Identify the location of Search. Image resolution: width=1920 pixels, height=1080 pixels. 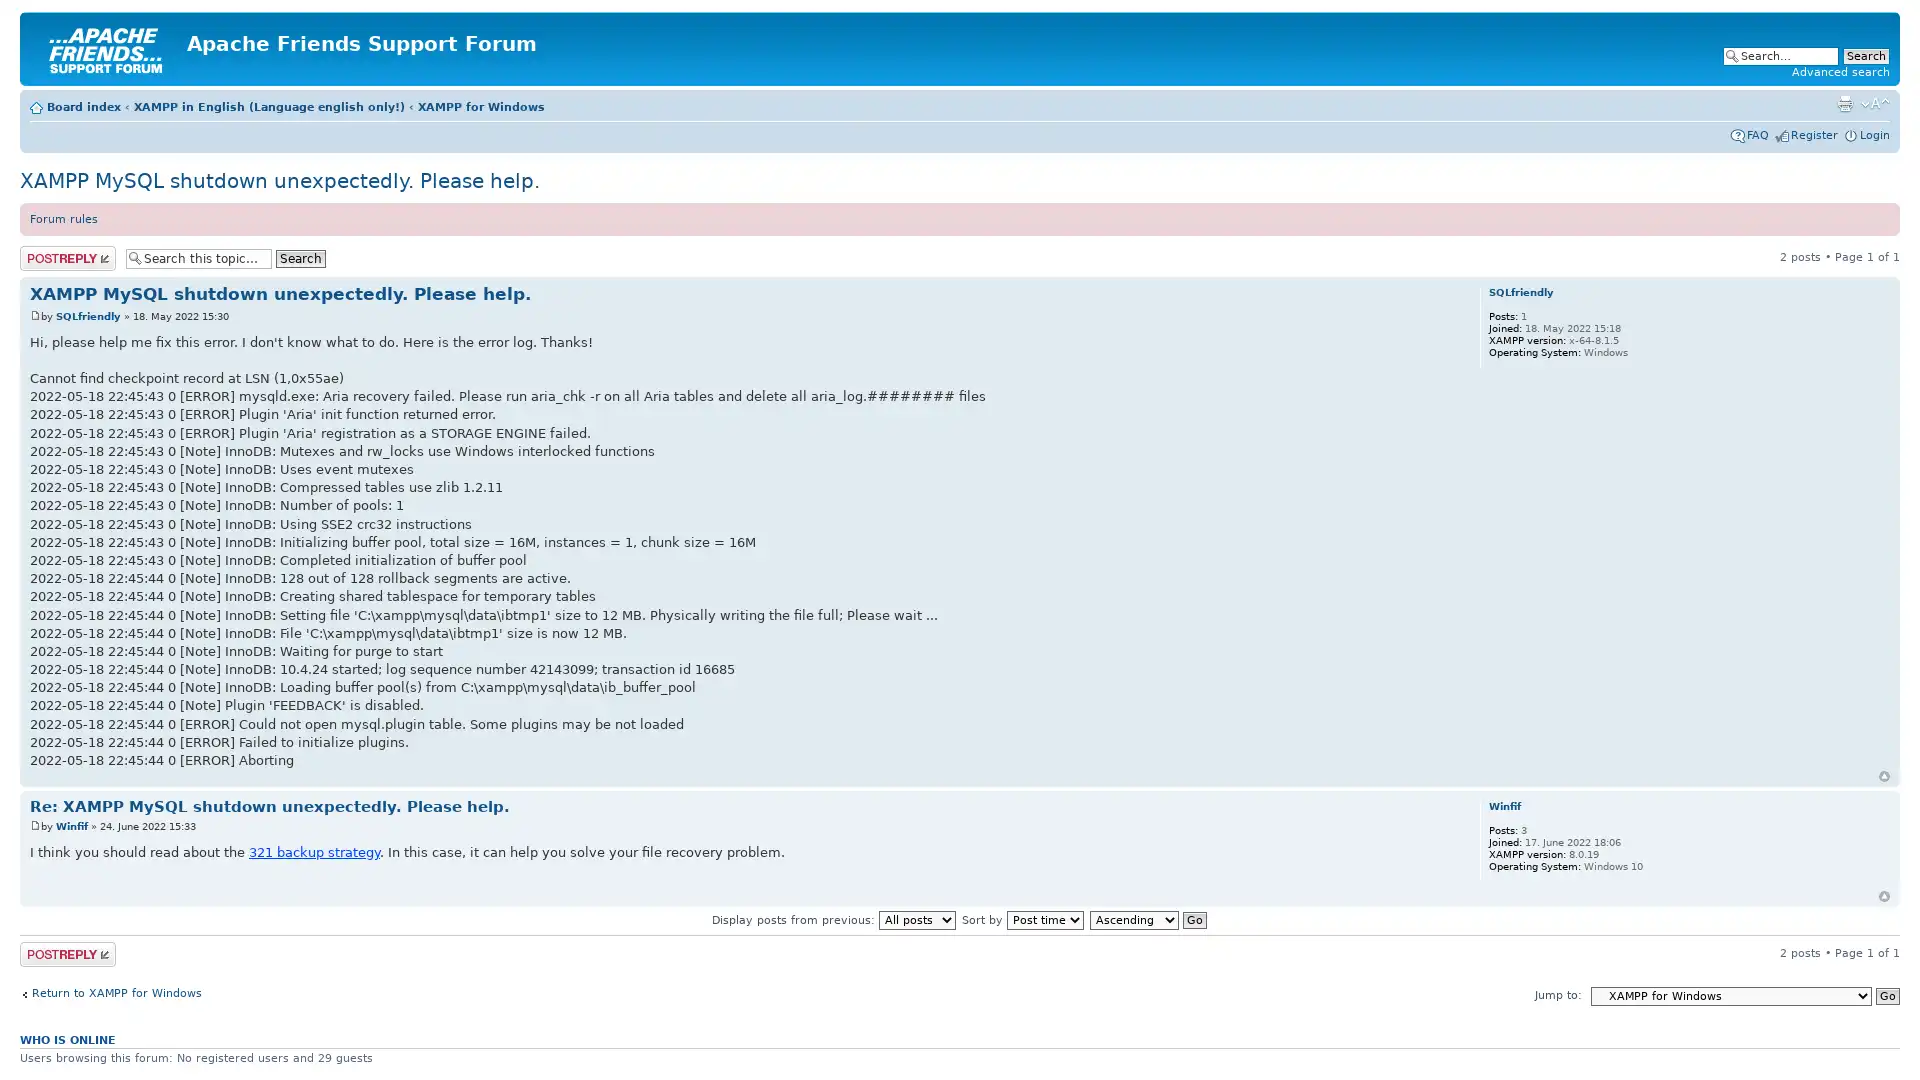
(300, 257).